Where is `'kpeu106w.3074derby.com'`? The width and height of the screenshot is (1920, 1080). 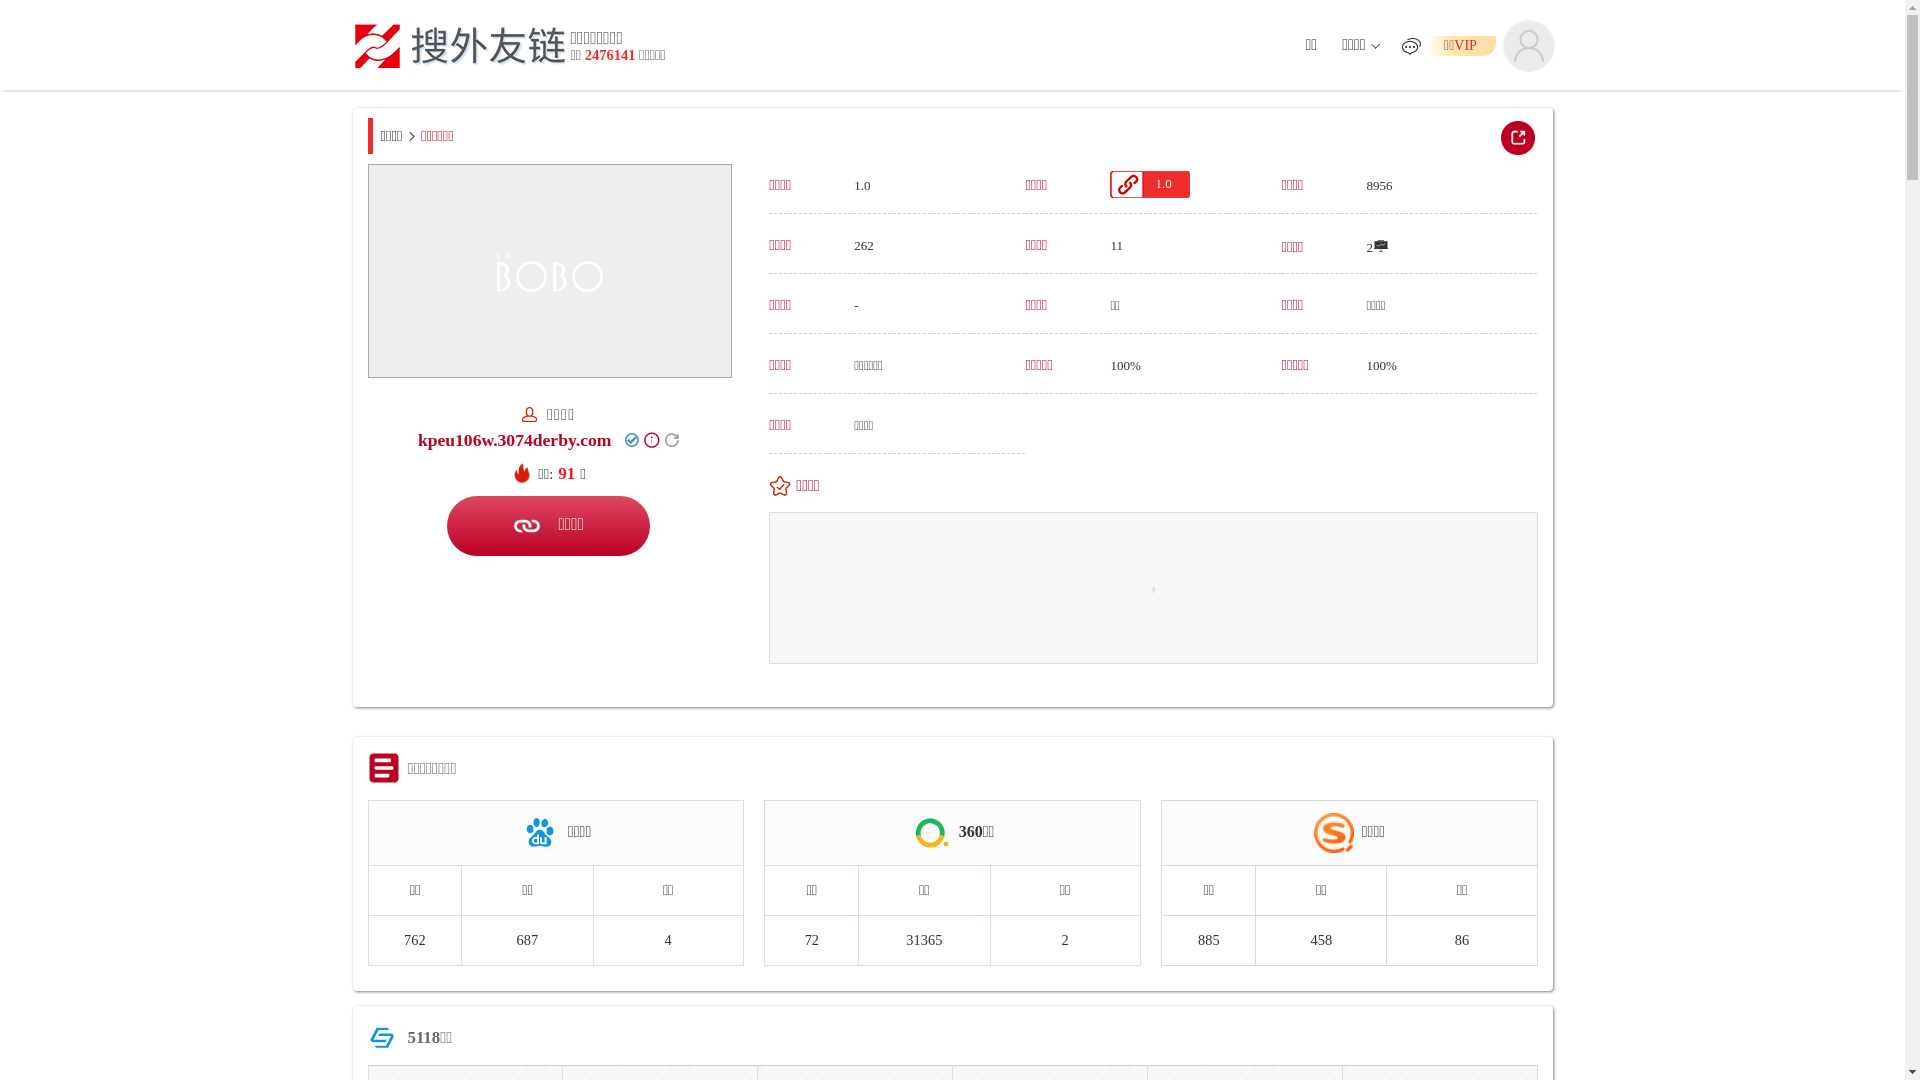
'kpeu106w.3074derby.com' is located at coordinates (514, 438).